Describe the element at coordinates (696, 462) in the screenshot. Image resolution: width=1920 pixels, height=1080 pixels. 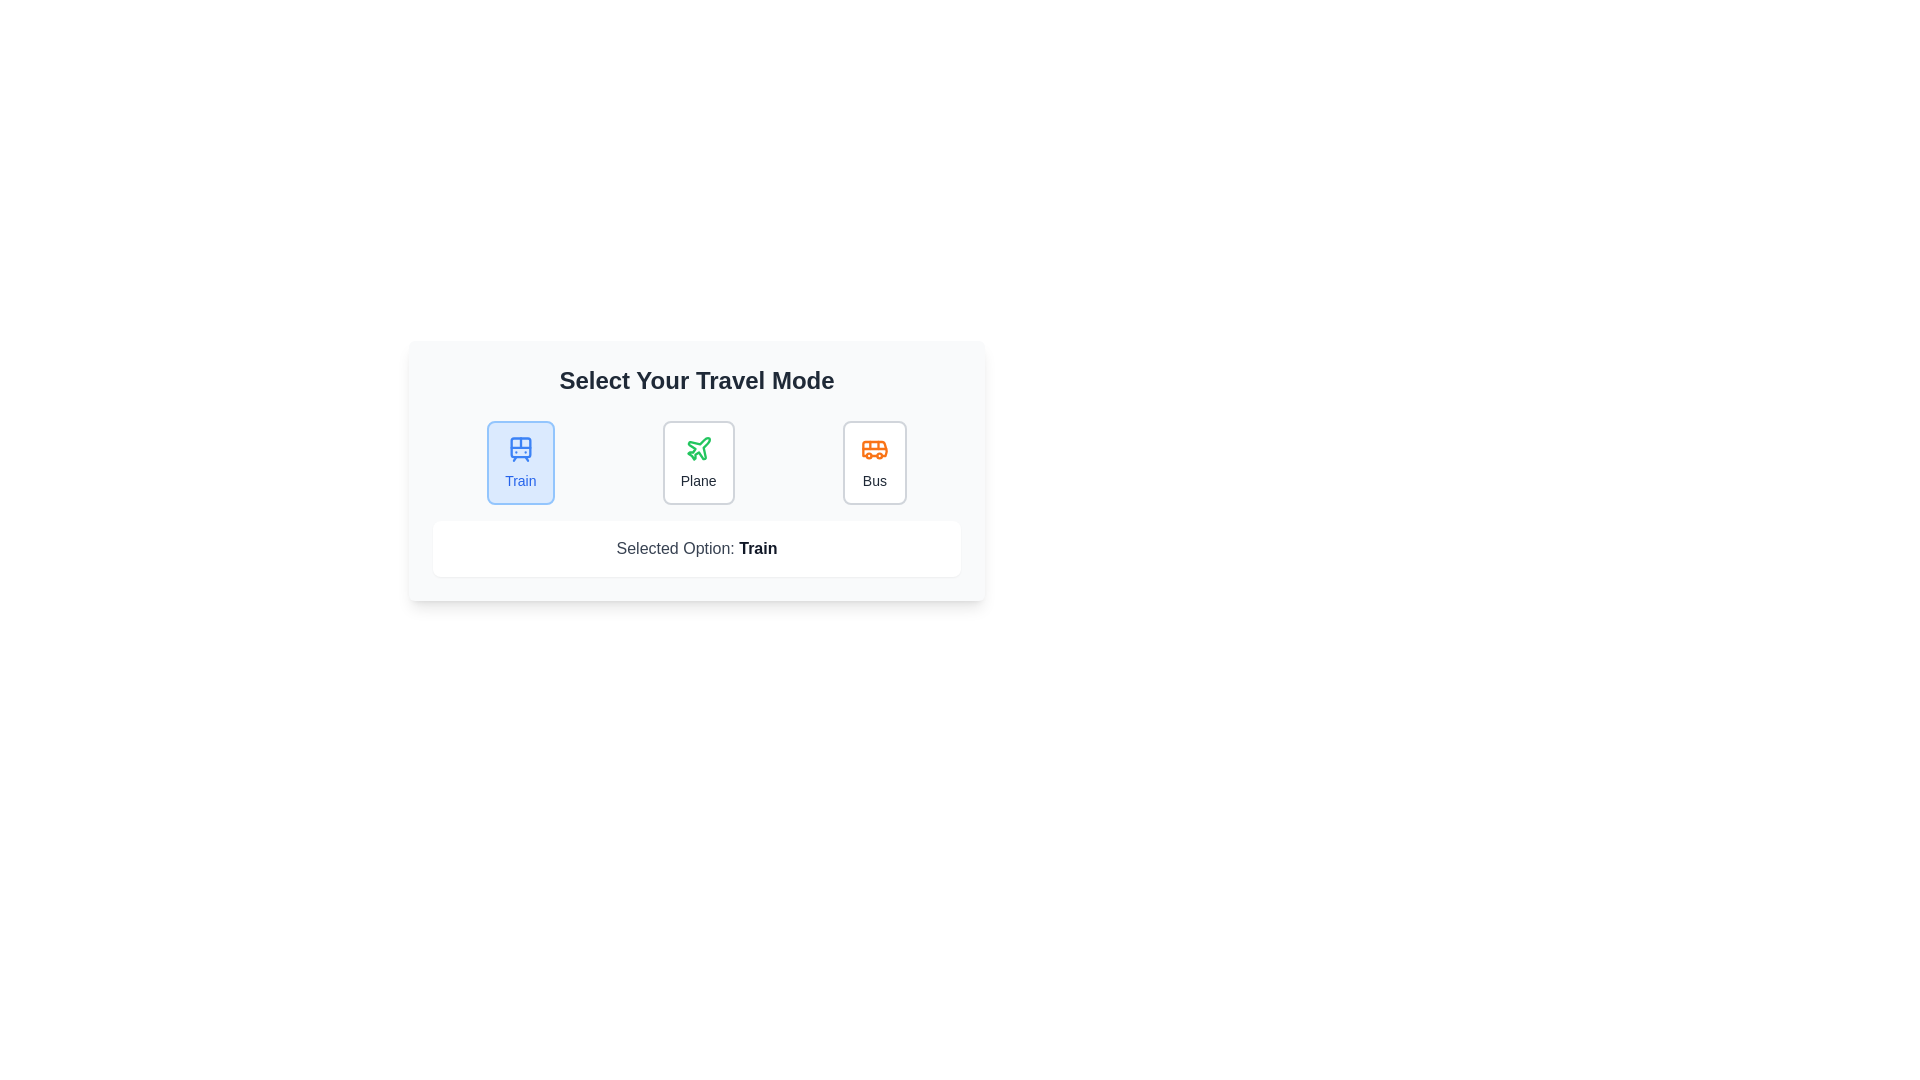
I see `the group of buttons labeled 'Train', 'Plane', and 'Bus' located below the heading 'Select Your Travel Mode'` at that location.